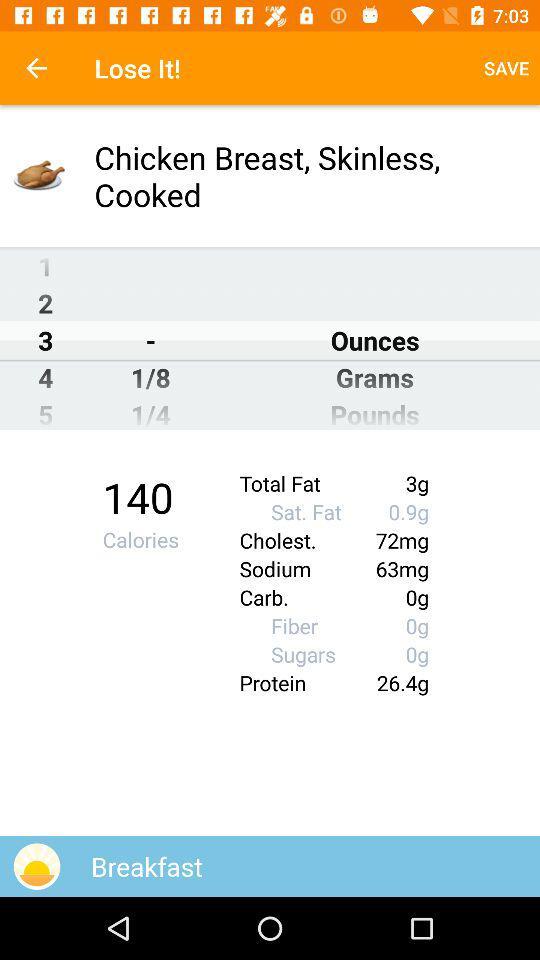 The width and height of the screenshot is (540, 960). What do you see at coordinates (505, 68) in the screenshot?
I see `the save` at bounding box center [505, 68].